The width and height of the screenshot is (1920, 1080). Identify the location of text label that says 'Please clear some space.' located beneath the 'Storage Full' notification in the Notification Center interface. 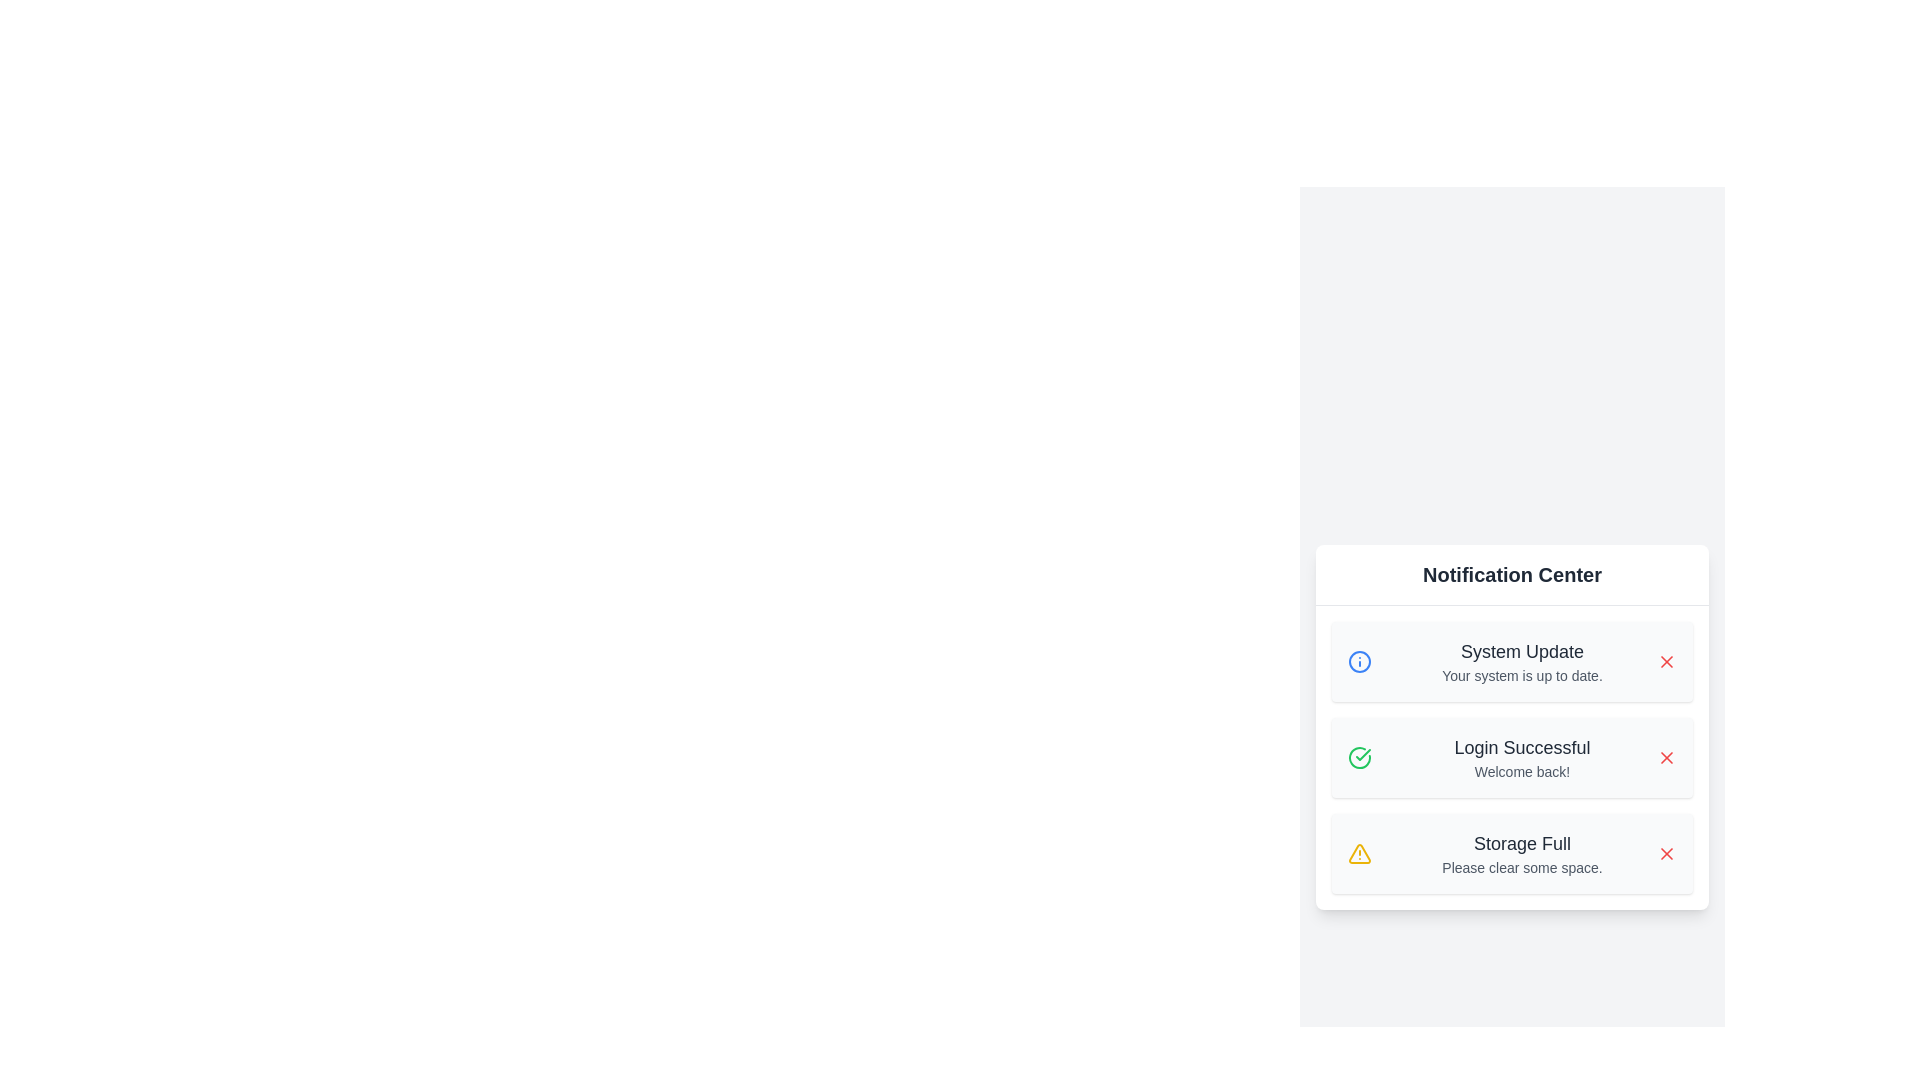
(1521, 866).